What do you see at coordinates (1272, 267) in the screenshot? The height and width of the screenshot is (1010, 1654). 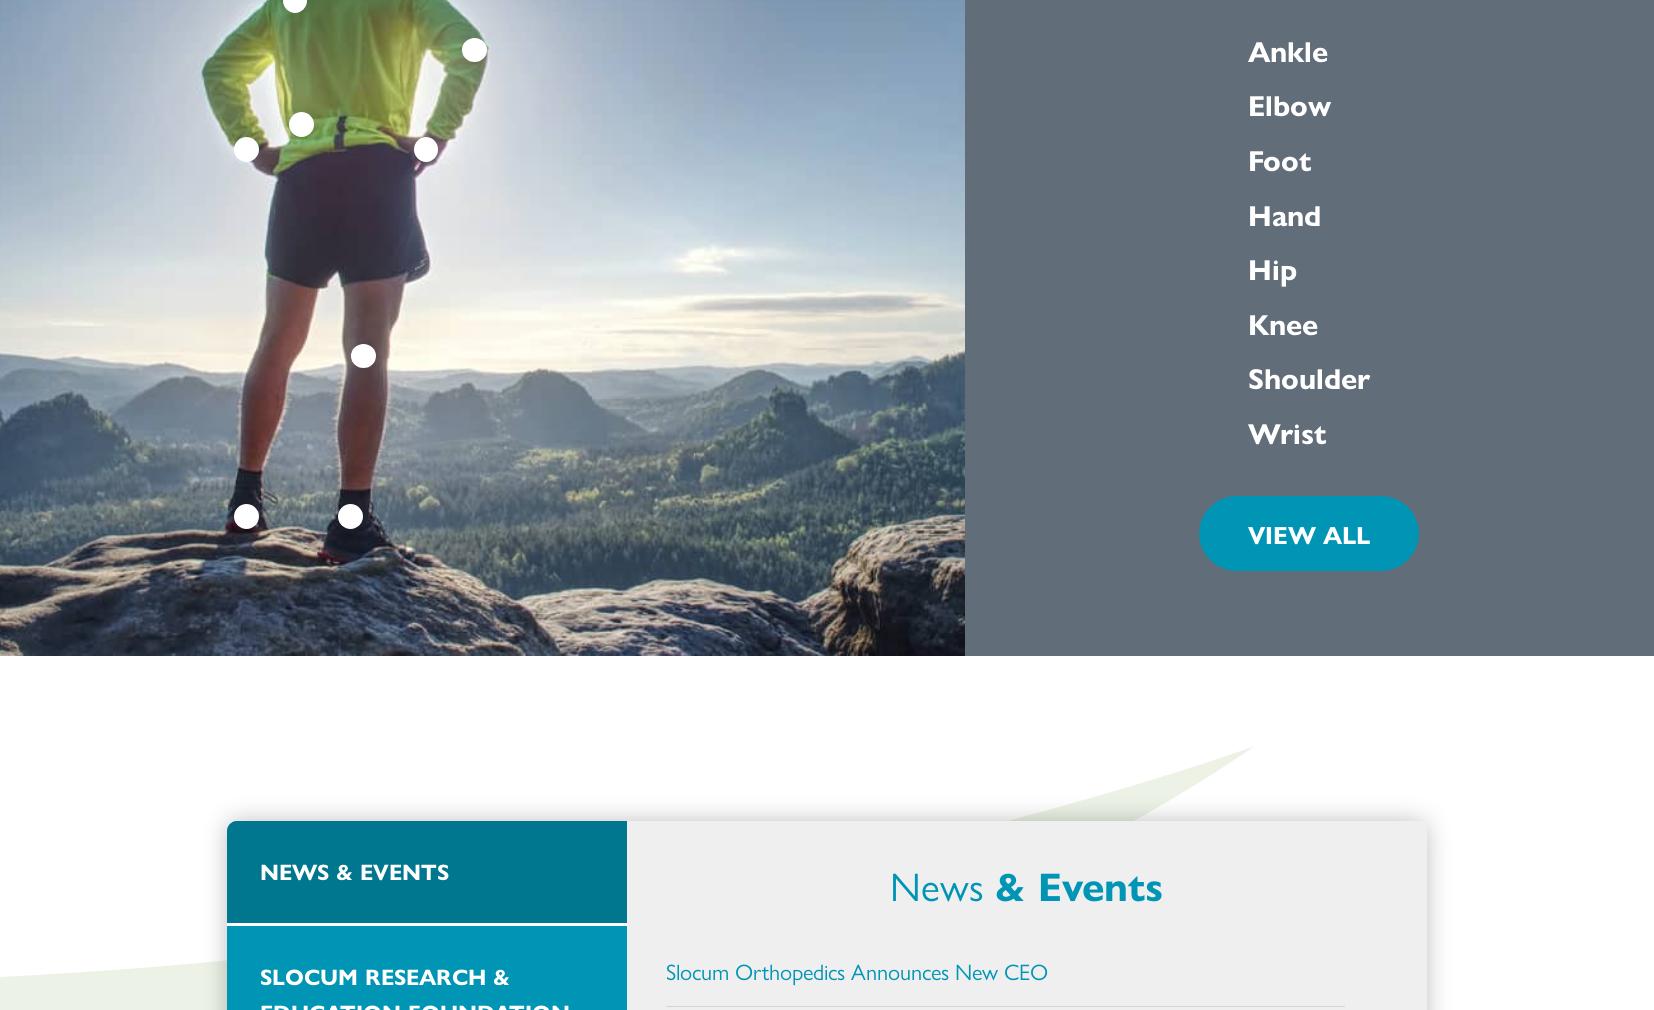 I see `'Hip'` at bounding box center [1272, 267].